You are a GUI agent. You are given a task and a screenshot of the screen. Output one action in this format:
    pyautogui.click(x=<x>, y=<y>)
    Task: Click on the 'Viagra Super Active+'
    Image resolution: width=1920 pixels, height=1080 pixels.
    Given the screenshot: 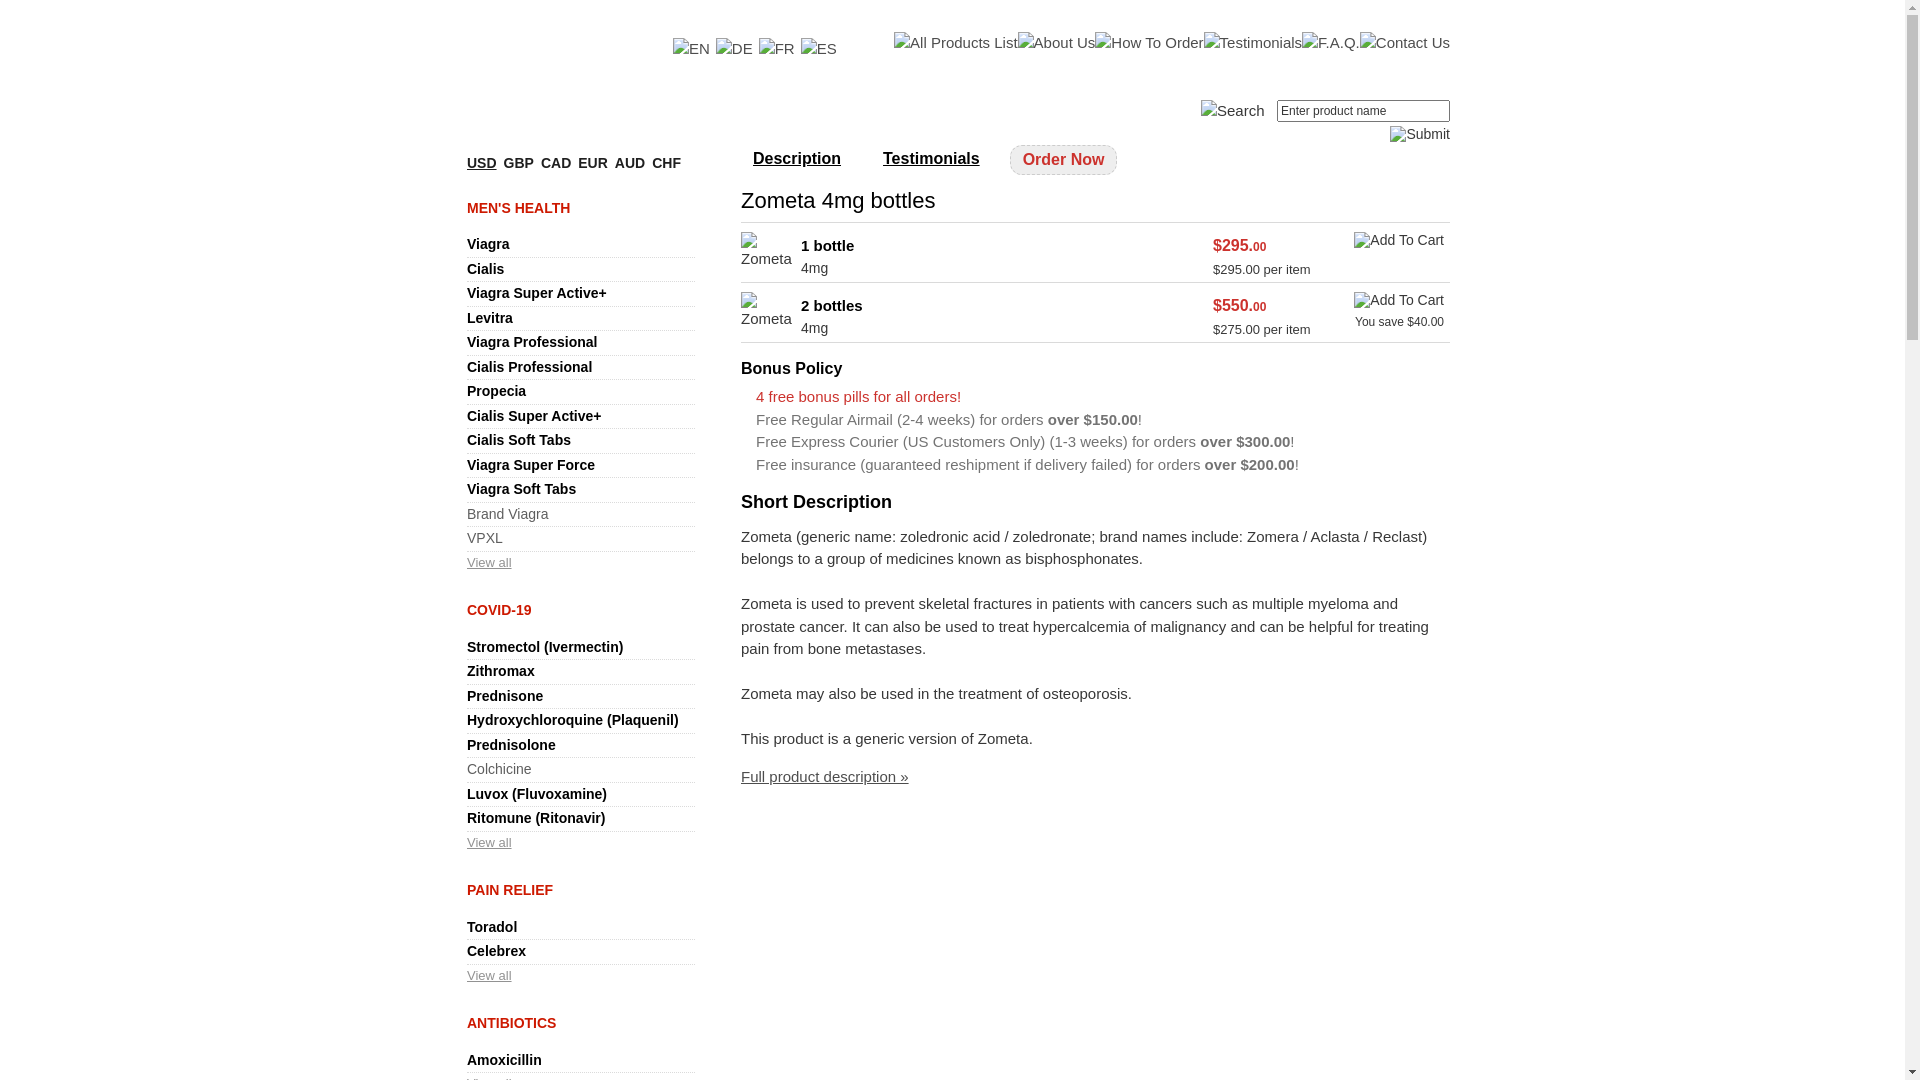 What is the action you would take?
    pyautogui.click(x=537, y=293)
    